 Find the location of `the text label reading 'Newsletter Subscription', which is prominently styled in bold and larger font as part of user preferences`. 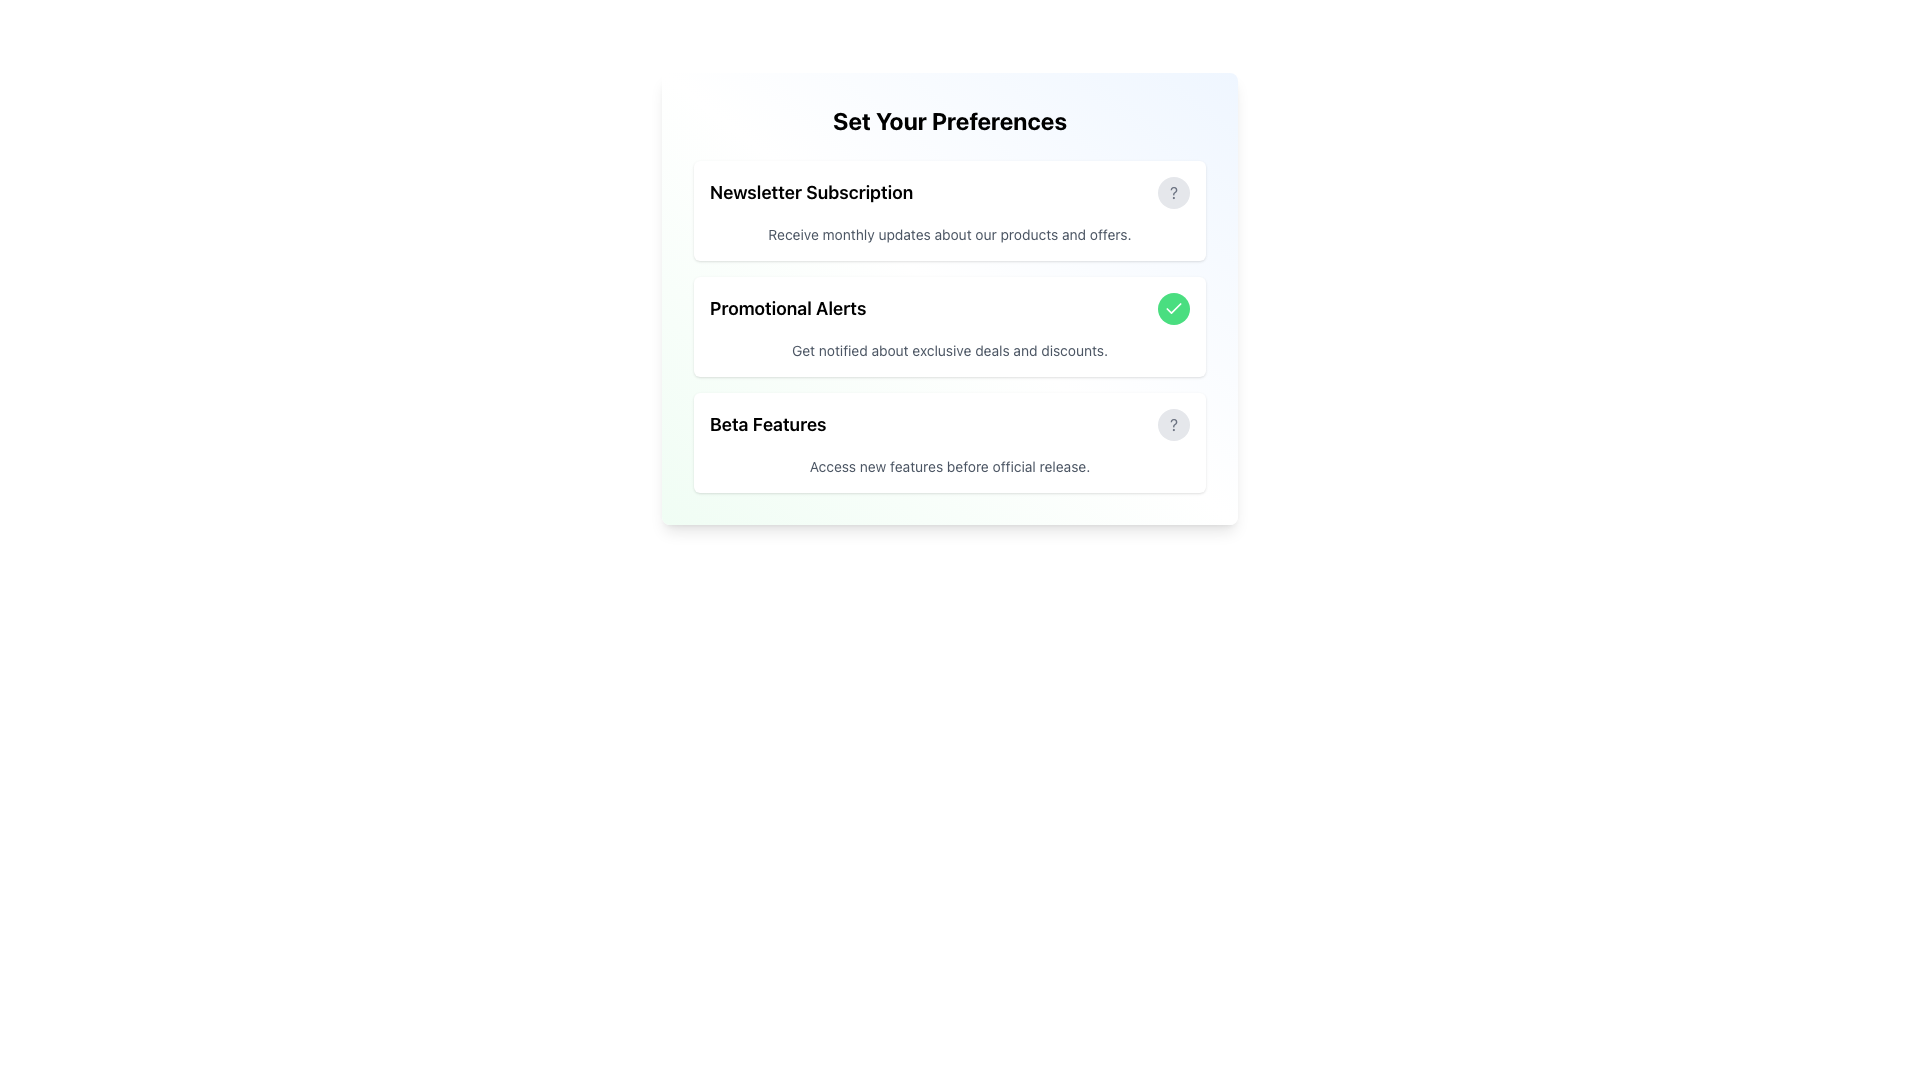

the text label reading 'Newsletter Subscription', which is prominently styled in bold and larger font as part of user preferences is located at coordinates (811, 192).